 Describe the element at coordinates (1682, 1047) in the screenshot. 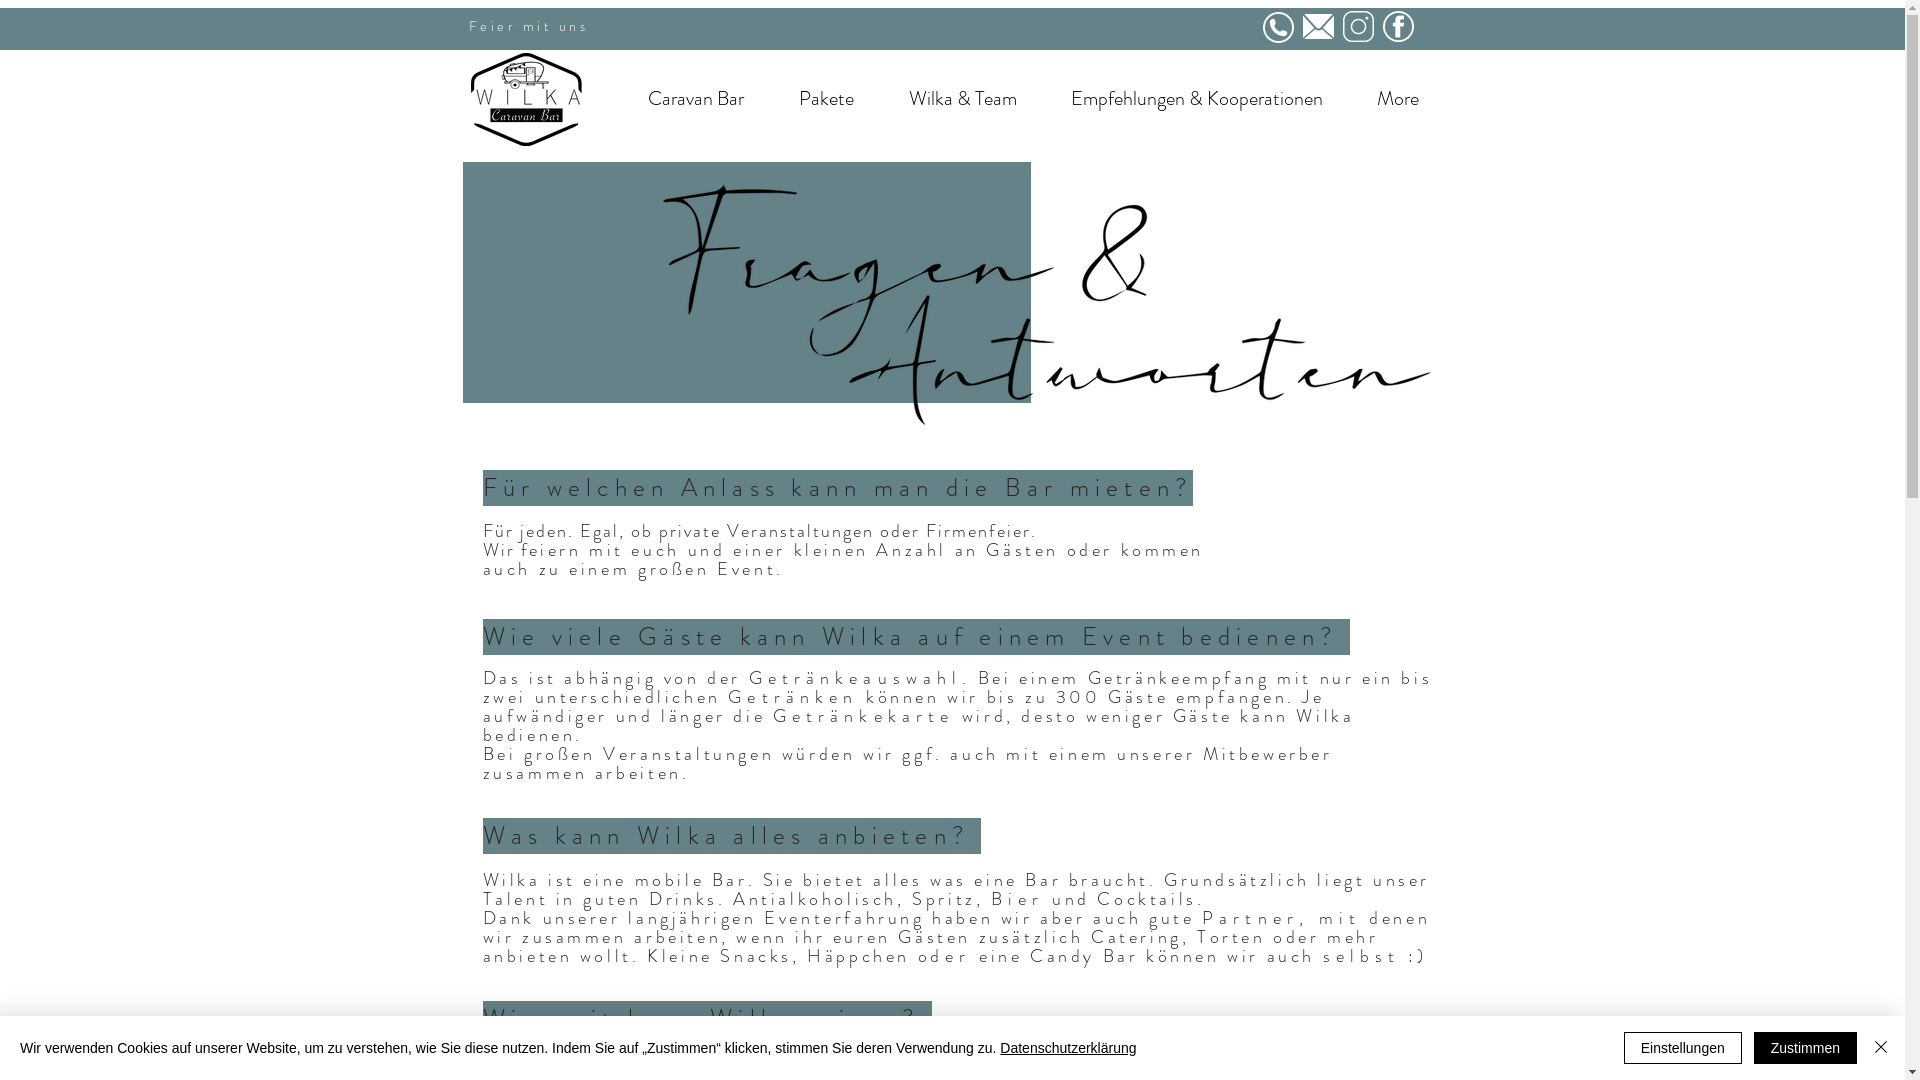

I see `'Einstellungen'` at that location.